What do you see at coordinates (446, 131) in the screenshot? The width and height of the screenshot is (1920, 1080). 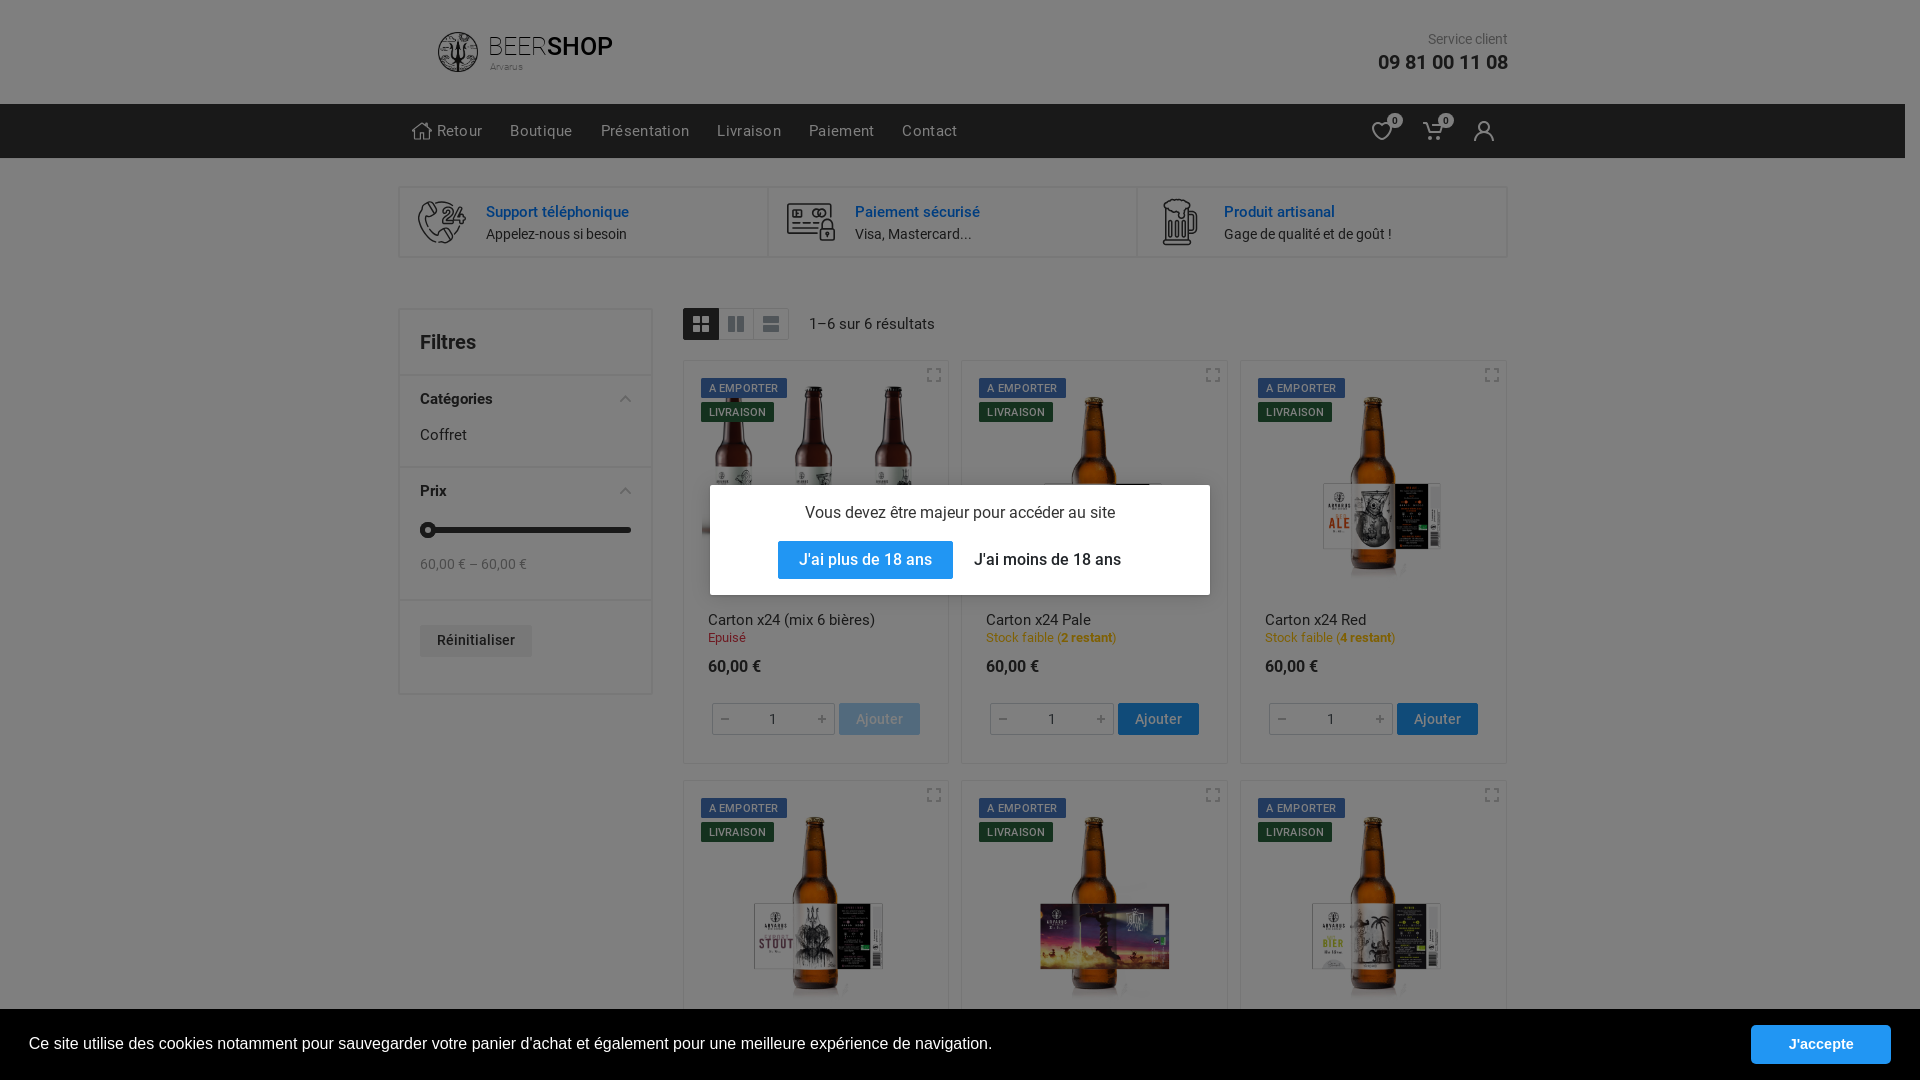 I see `'Retour'` at bounding box center [446, 131].